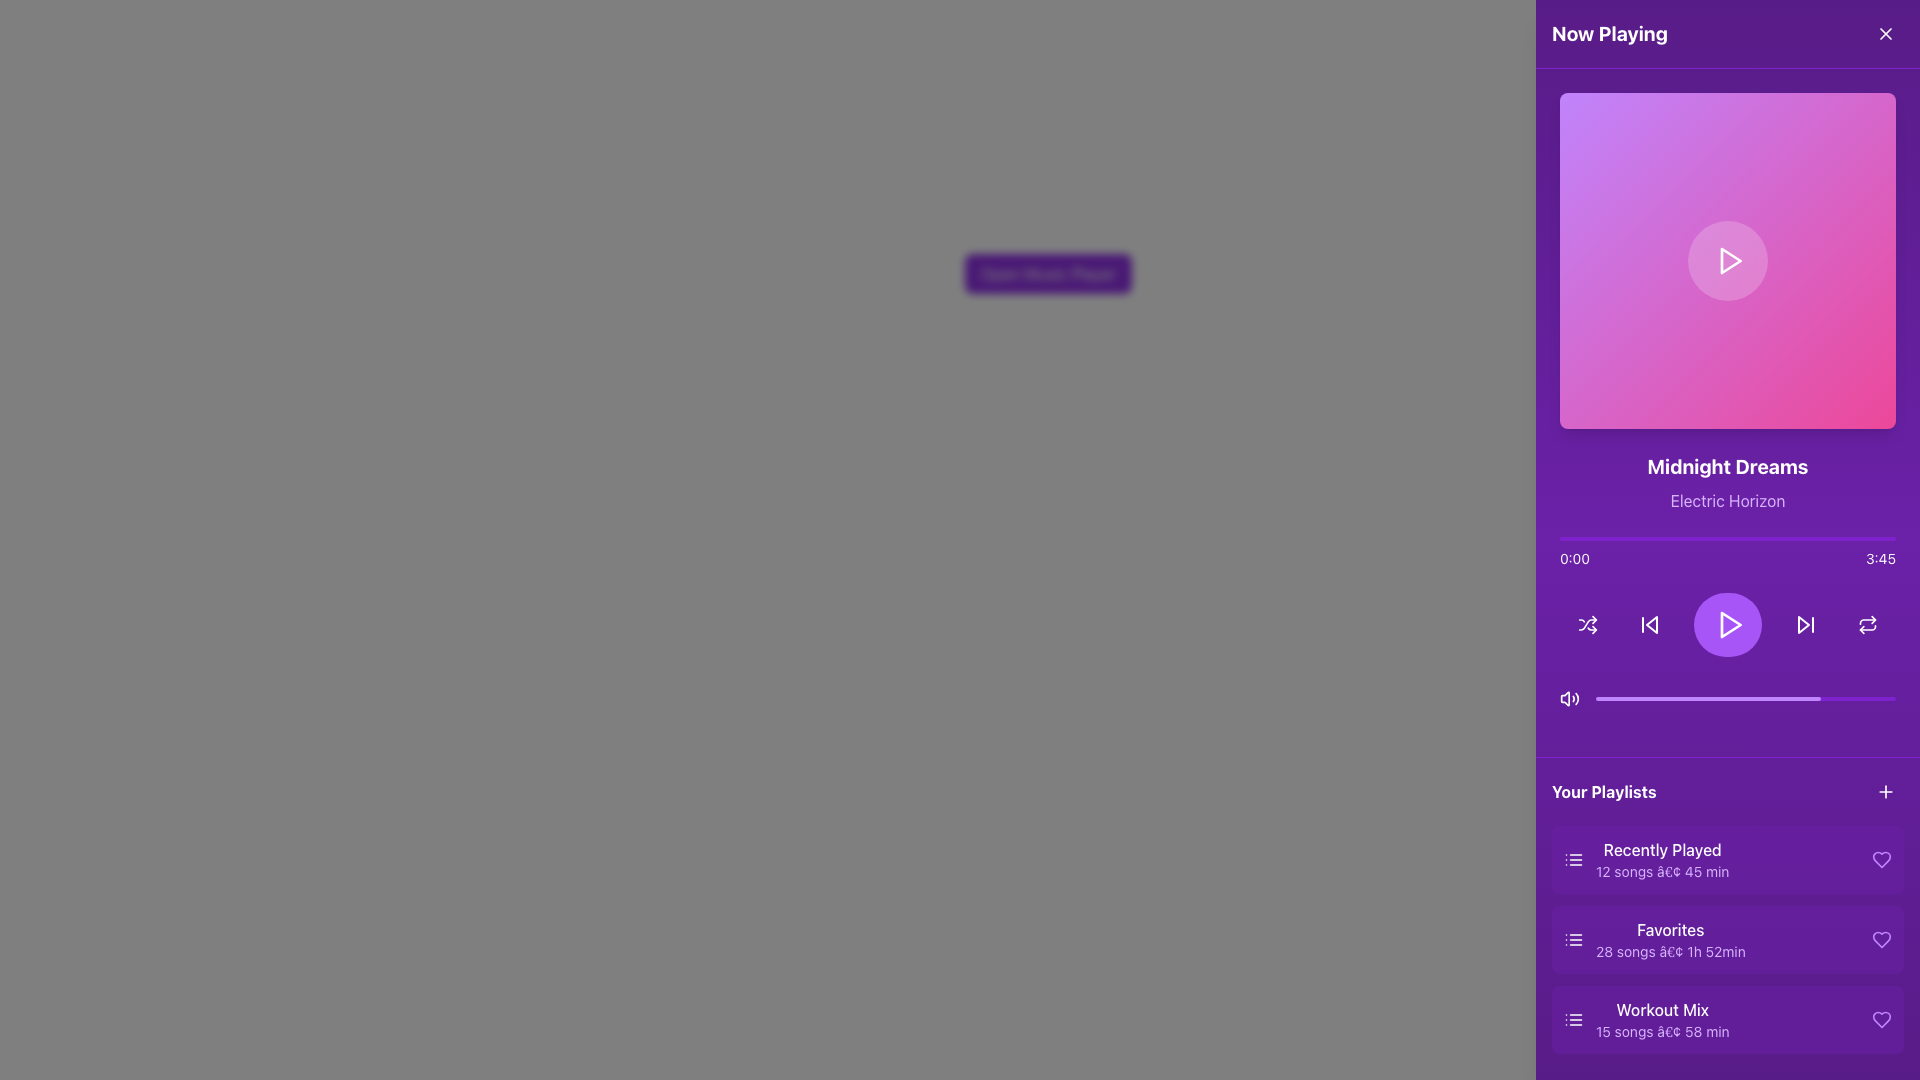  Describe the element at coordinates (1662, 1010) in the screenshot. I see `the 'Workout Mix' text label located in the 'Your Playlists' section, specifically as the title of the third playlist item, which is prominently styled and distinguishable` at that location.